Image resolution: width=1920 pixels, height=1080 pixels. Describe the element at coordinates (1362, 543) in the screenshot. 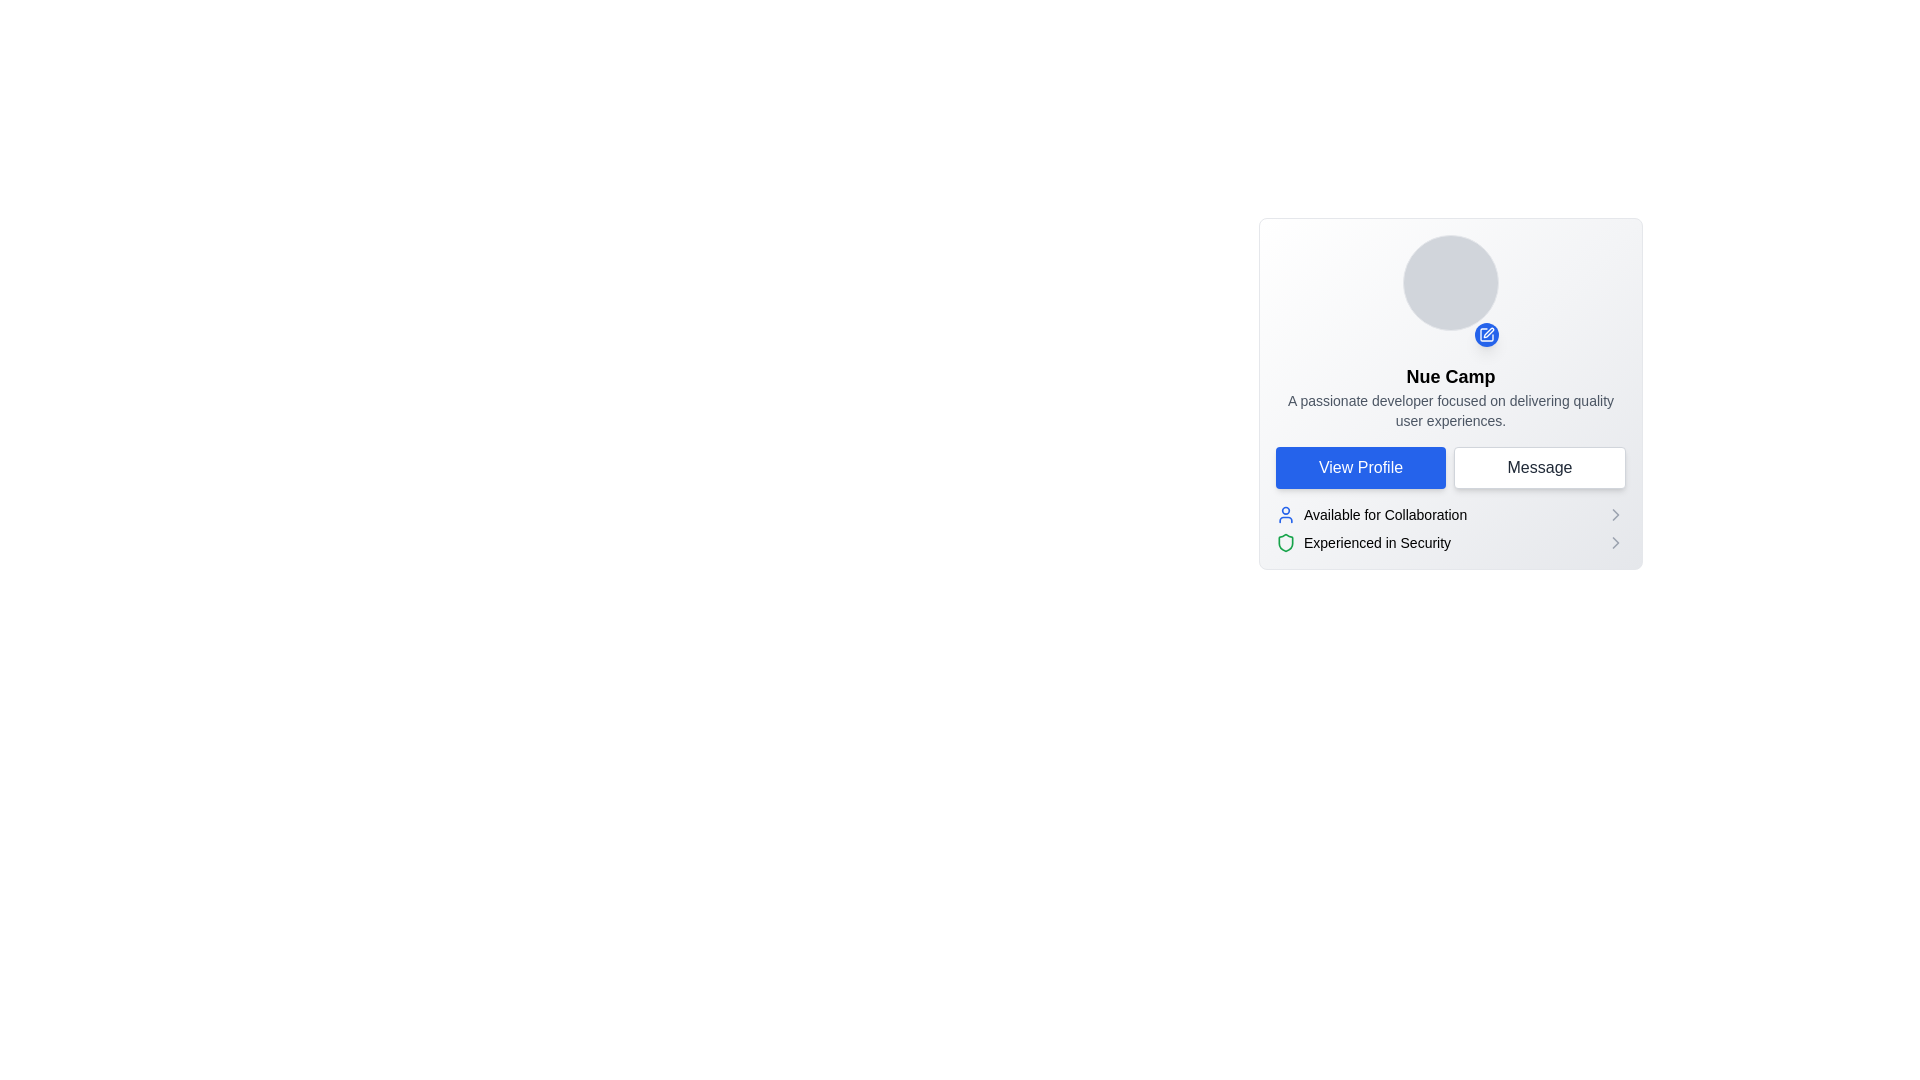

I see `the text entry labeled 'Experienced in Security' which is accompanied by a small green shield icon, located near the lower part of the profile card interface` at that location.